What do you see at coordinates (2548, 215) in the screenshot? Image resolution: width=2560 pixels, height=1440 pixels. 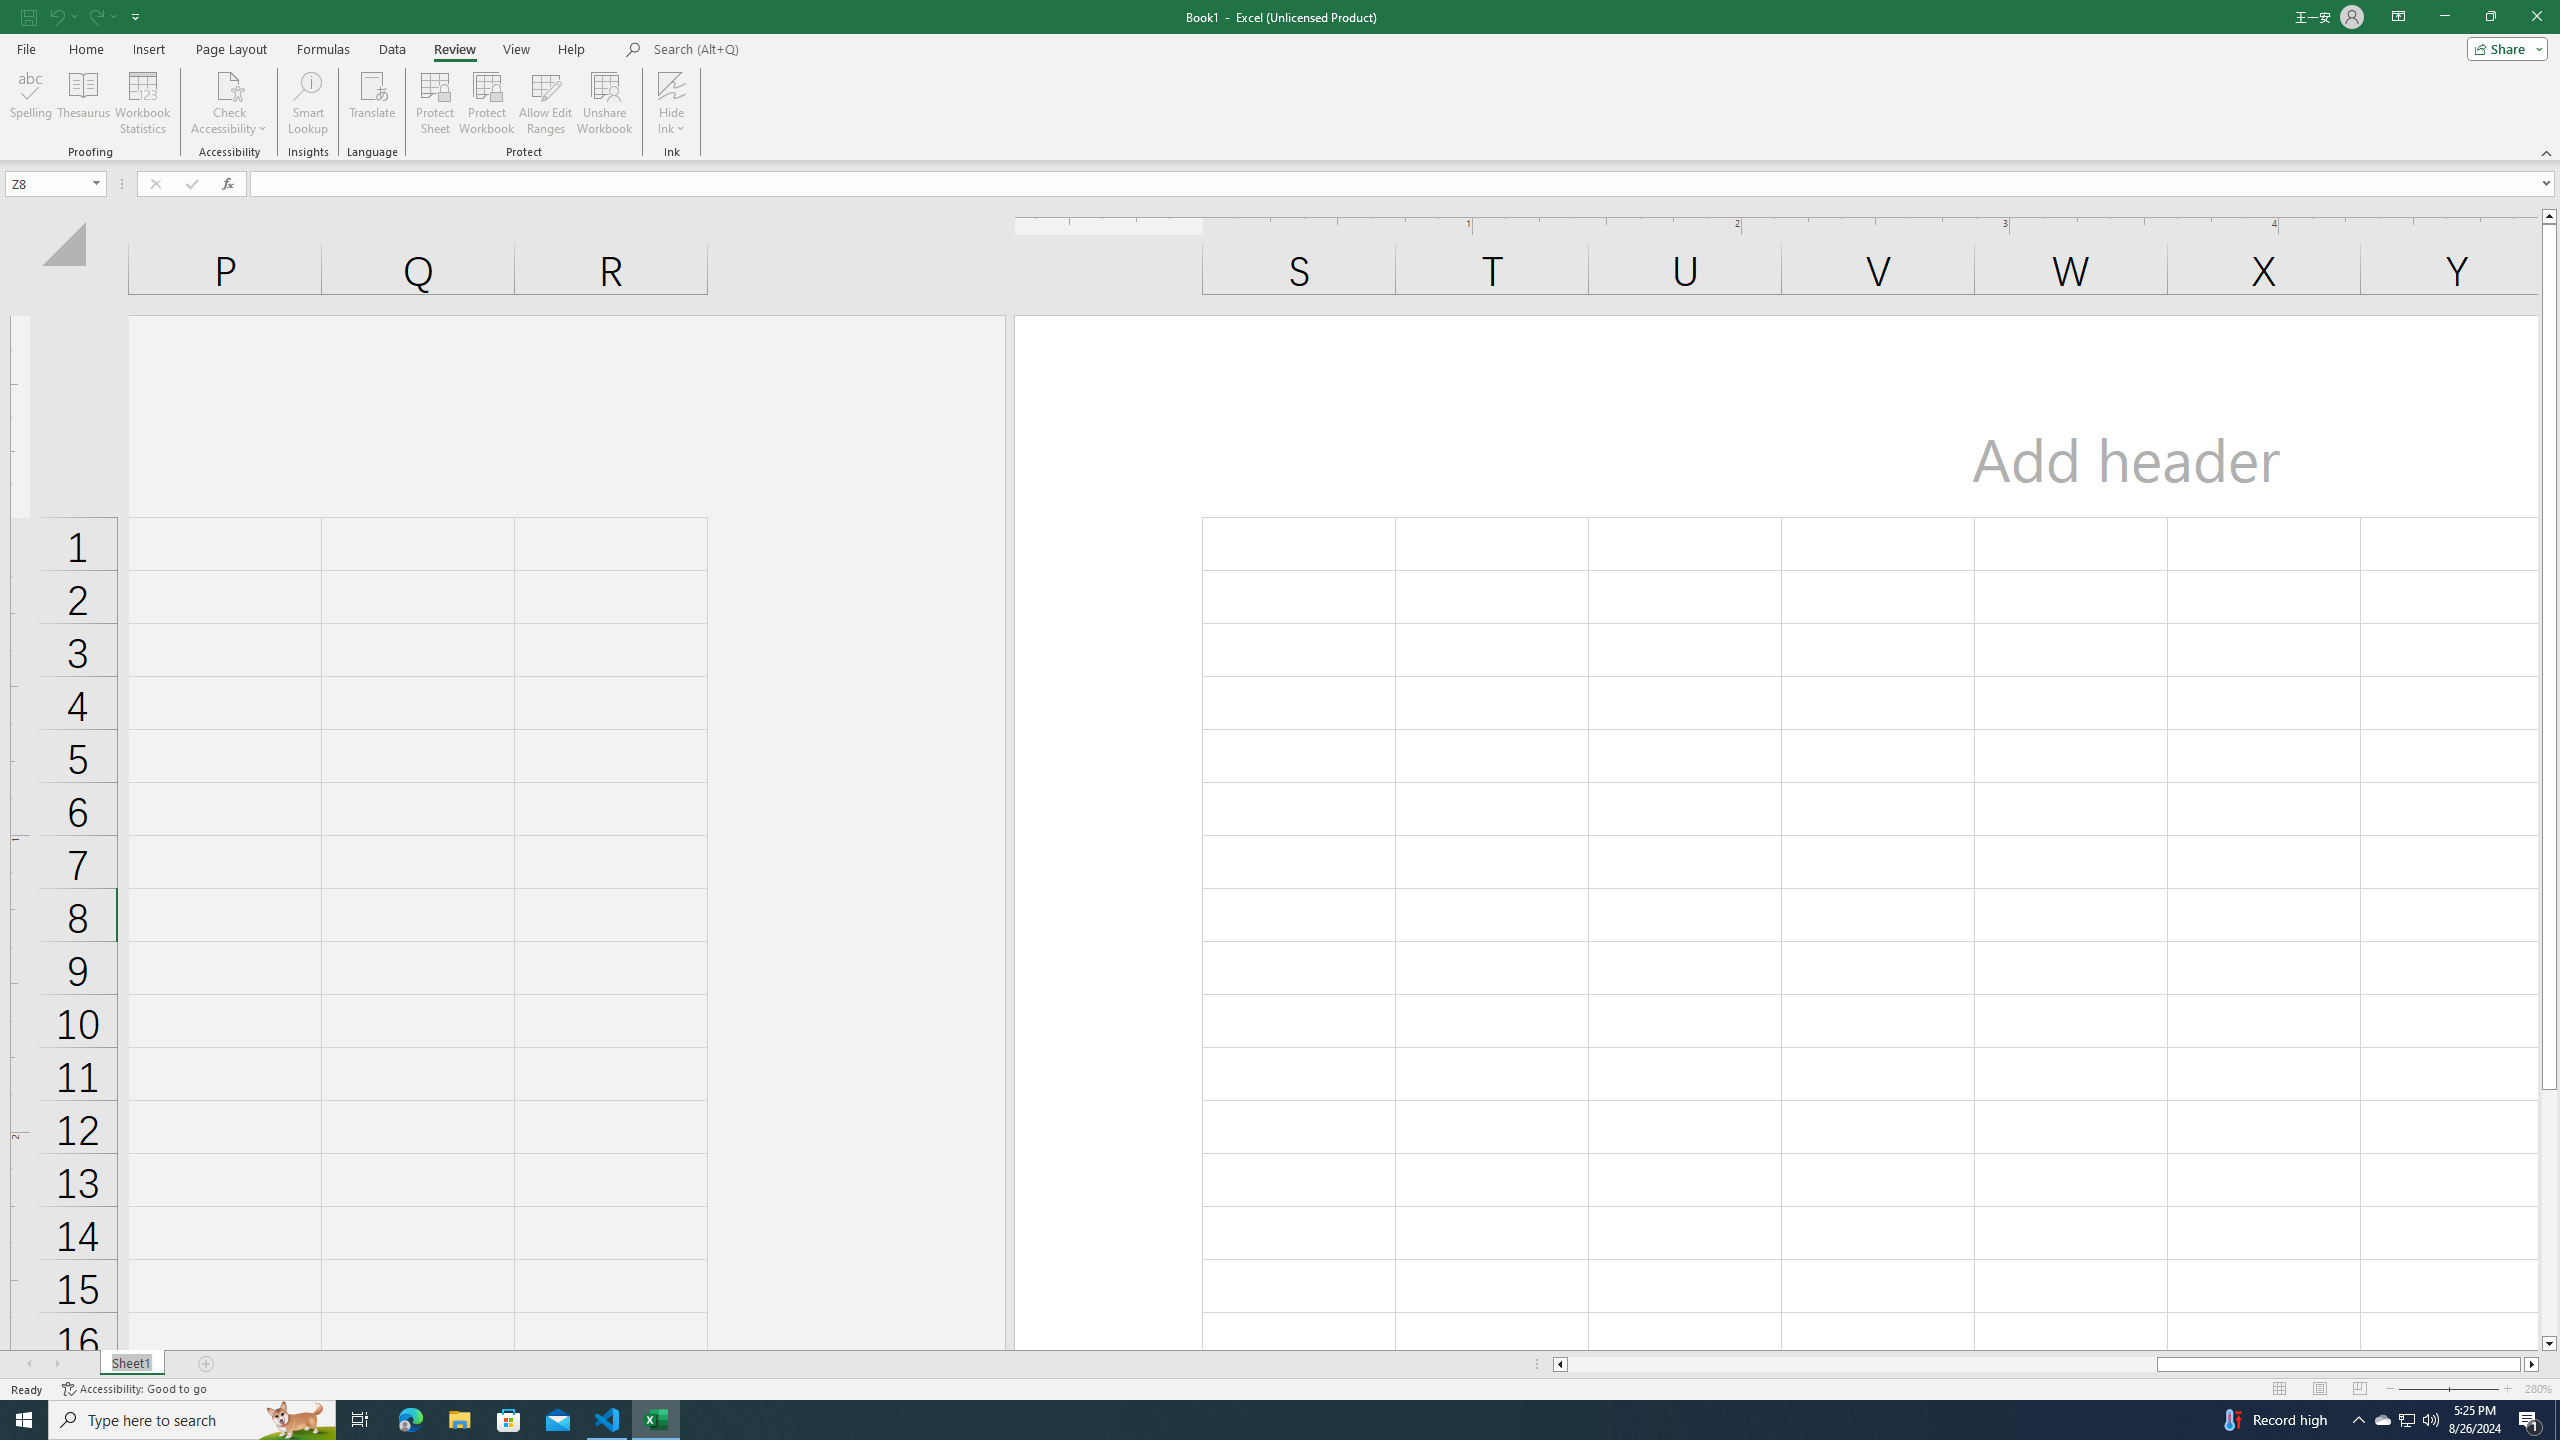 I see `'Line up'` at bounding box center [2548, 215].